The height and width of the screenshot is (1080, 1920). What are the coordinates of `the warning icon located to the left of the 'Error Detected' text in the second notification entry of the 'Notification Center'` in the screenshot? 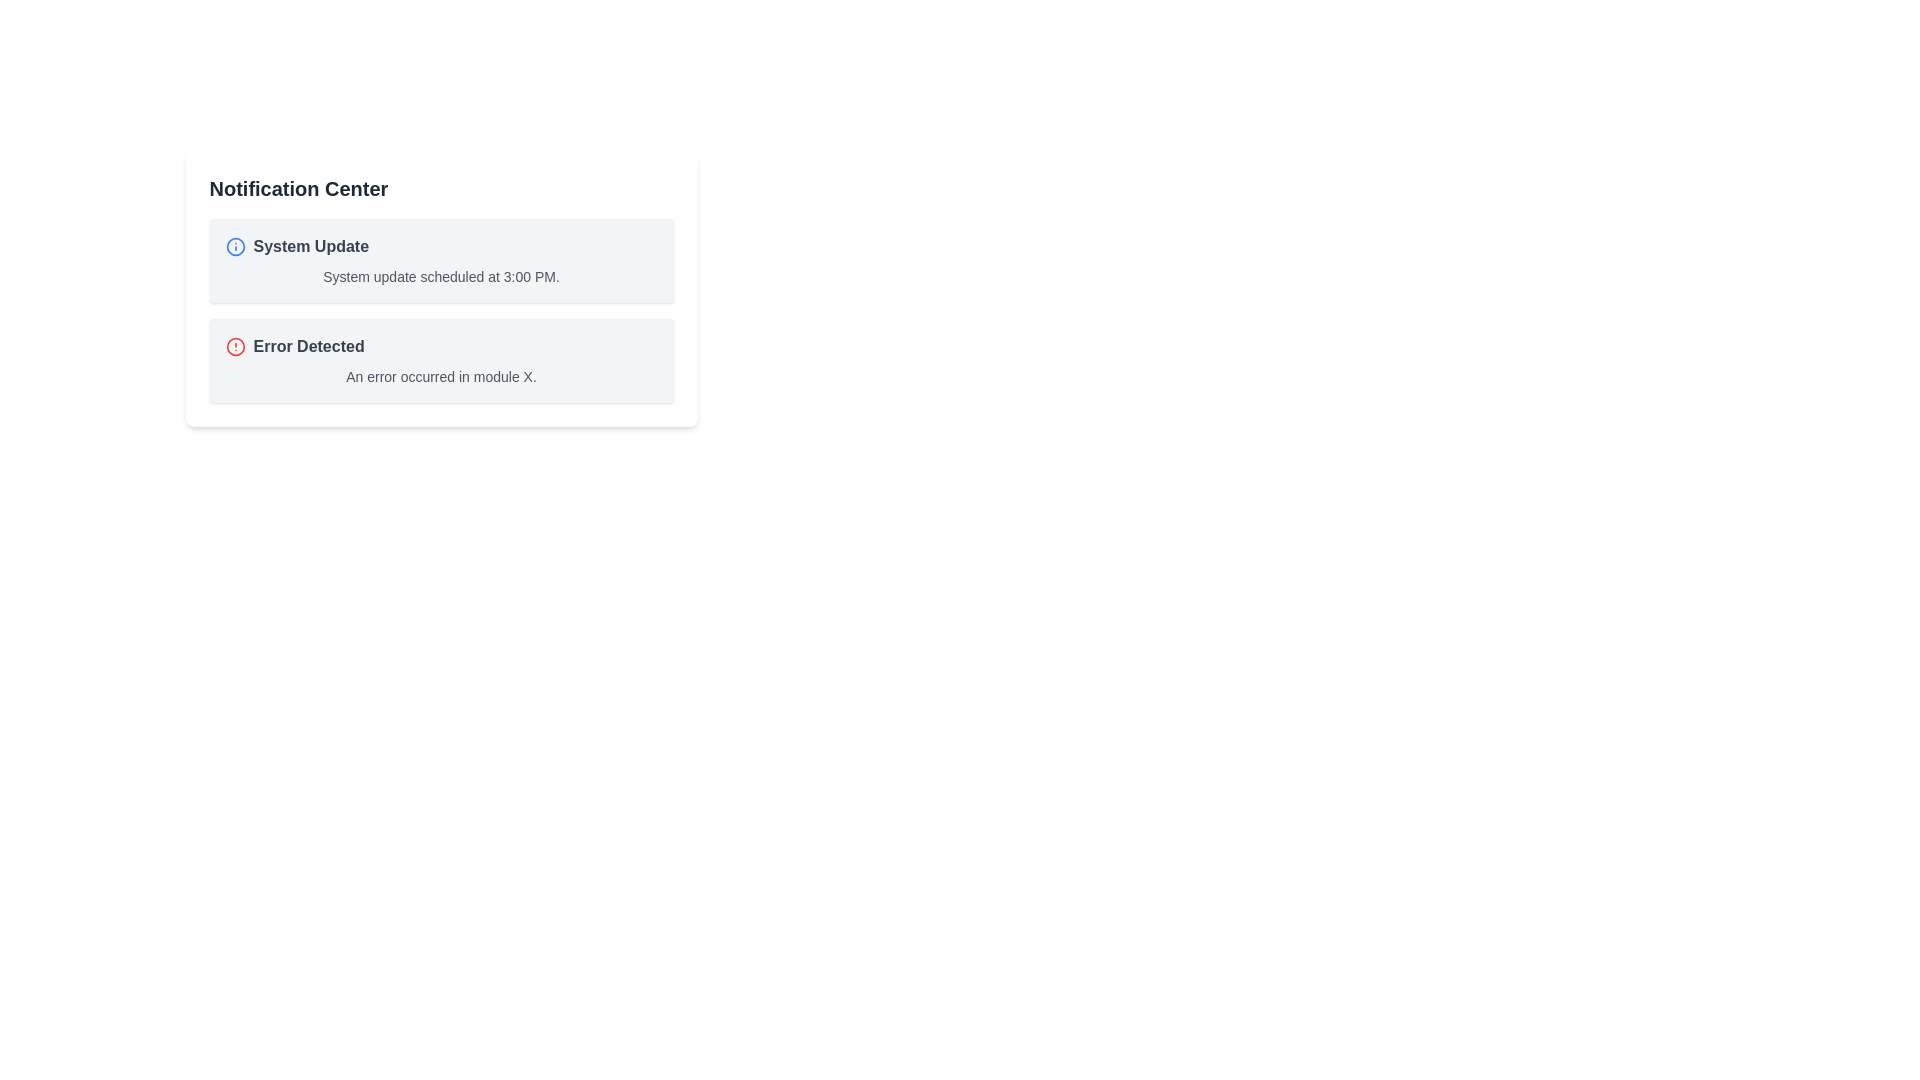 It's located at (235, 346).